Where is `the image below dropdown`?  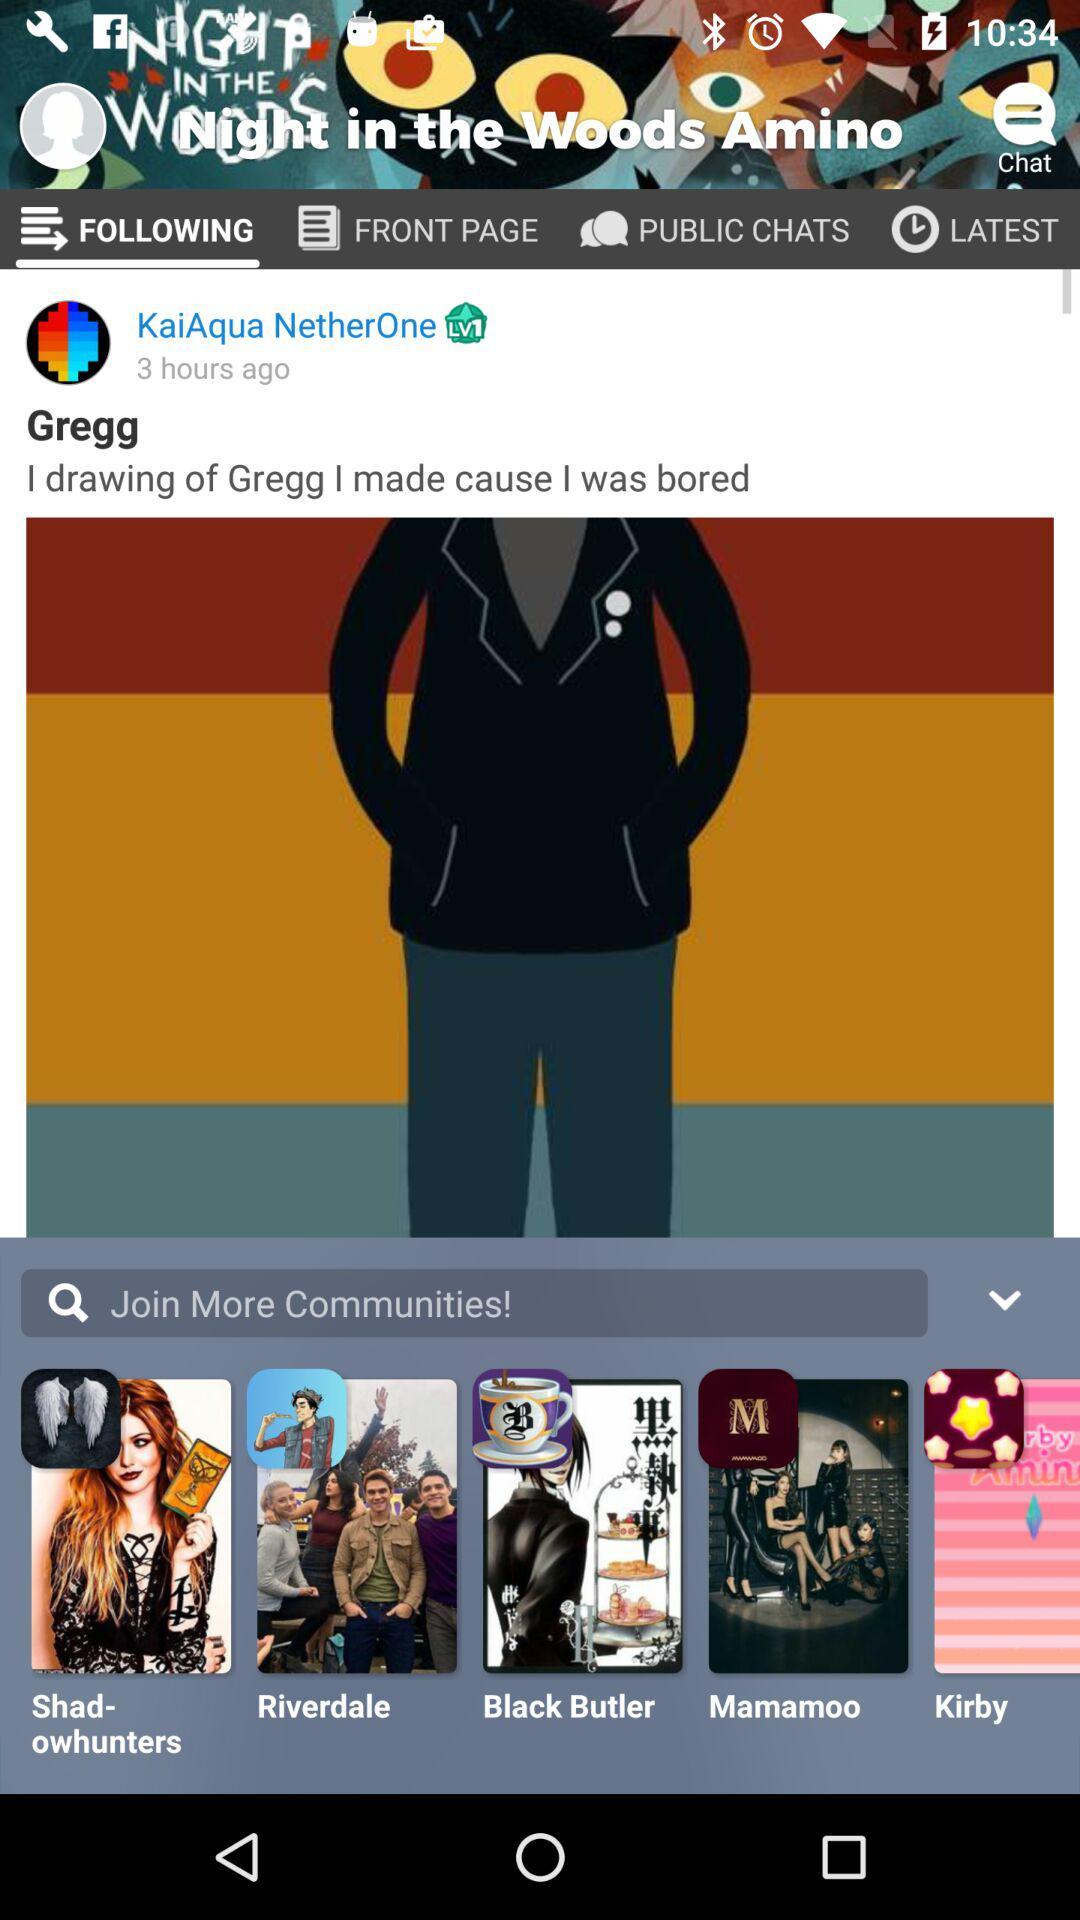
the image below dropdown is located at coordinates (975, 1420).